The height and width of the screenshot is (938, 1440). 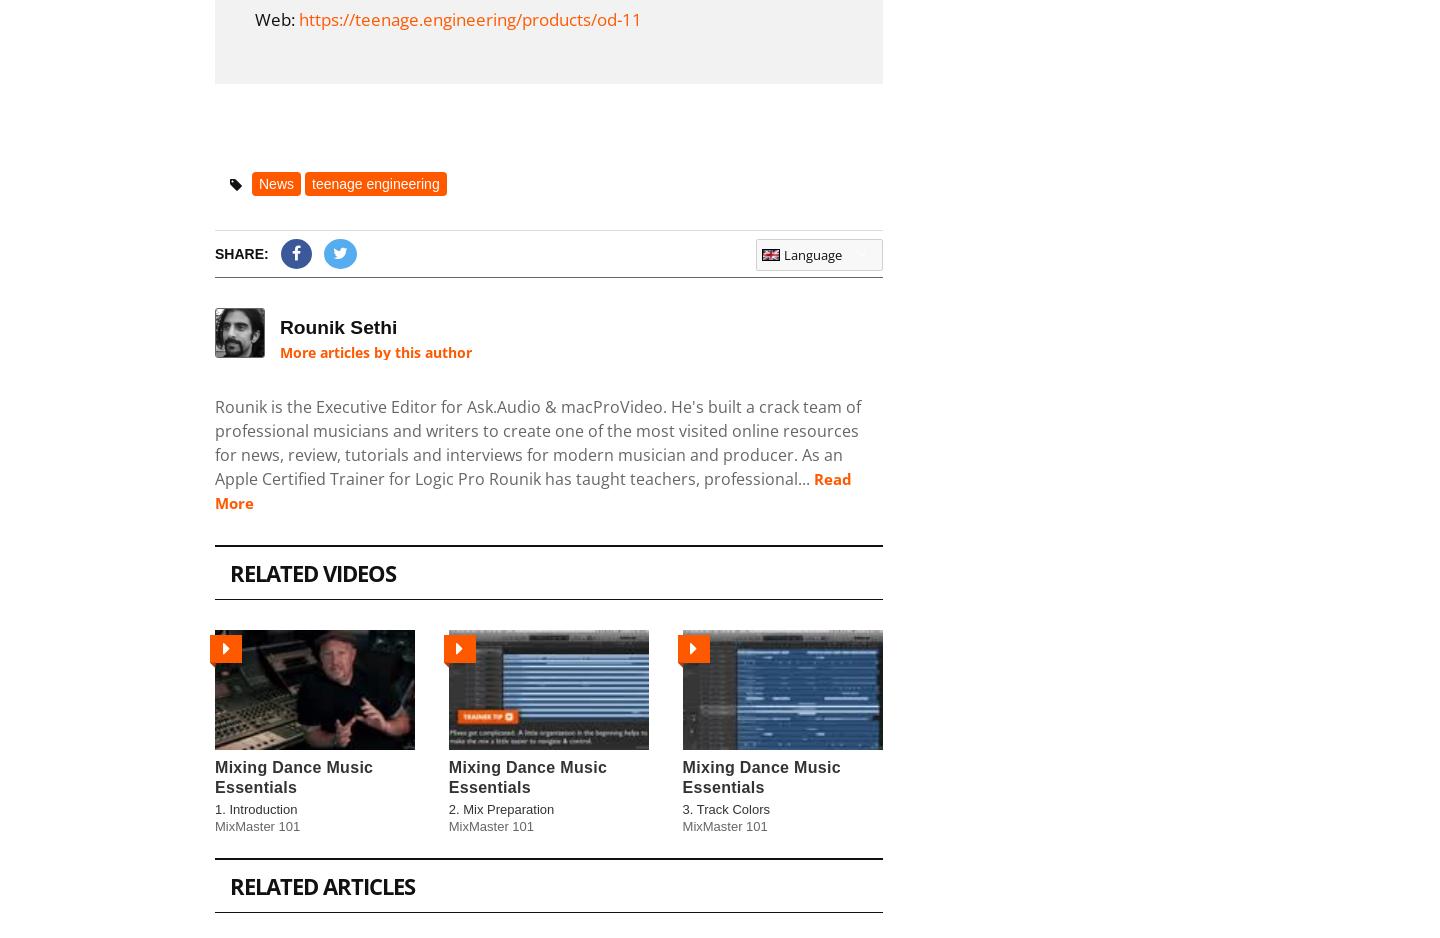 I want to click on 'Read More', so click(x=532, y=490).